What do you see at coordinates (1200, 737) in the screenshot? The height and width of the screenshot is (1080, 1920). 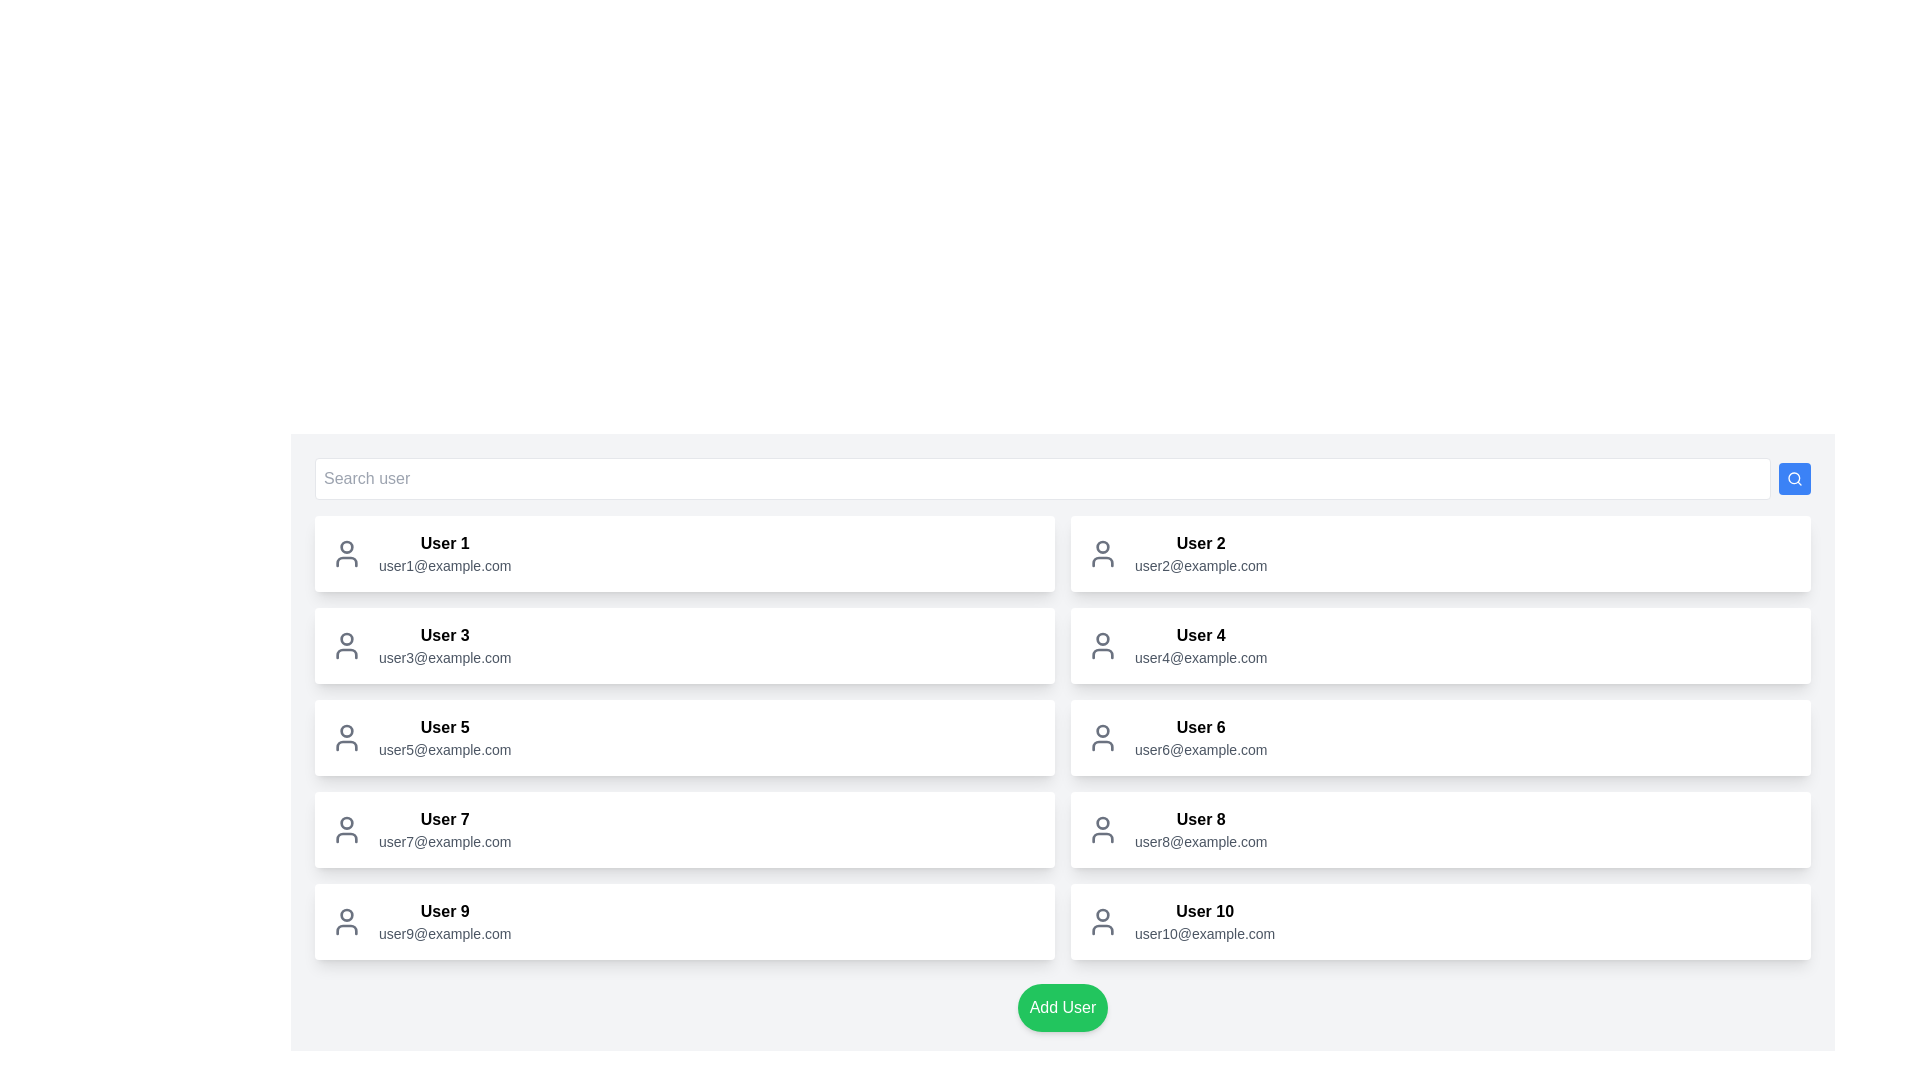 I see `displayed information of the text element showing 'User 6' and 'user6@example.com', which is located in the right column of the grid layout, specifically in the third row, below 'User 4' and above 'User 8'` at bounding box center [1200, 737].